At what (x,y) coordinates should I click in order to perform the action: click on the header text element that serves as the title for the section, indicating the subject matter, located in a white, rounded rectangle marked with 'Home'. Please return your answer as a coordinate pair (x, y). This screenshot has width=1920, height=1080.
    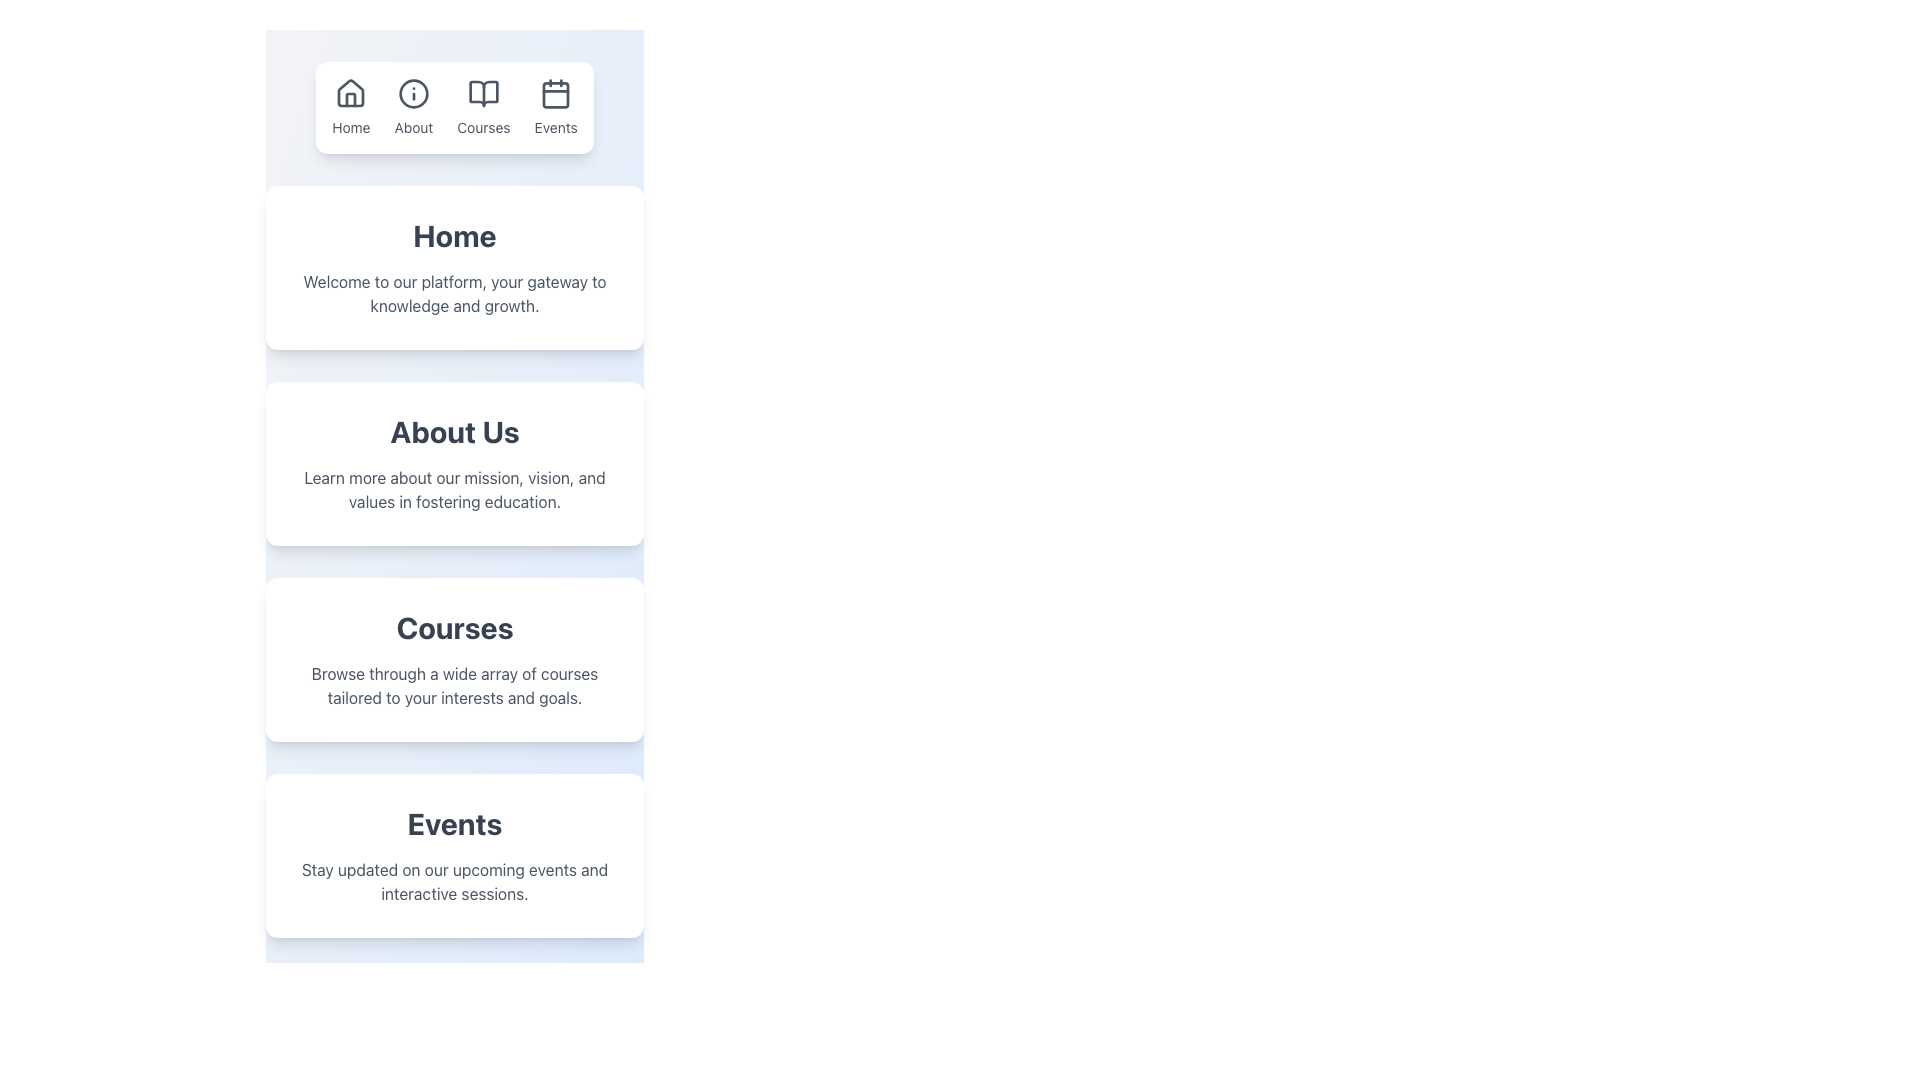
    Looking at the image, I should click on (454, 234).